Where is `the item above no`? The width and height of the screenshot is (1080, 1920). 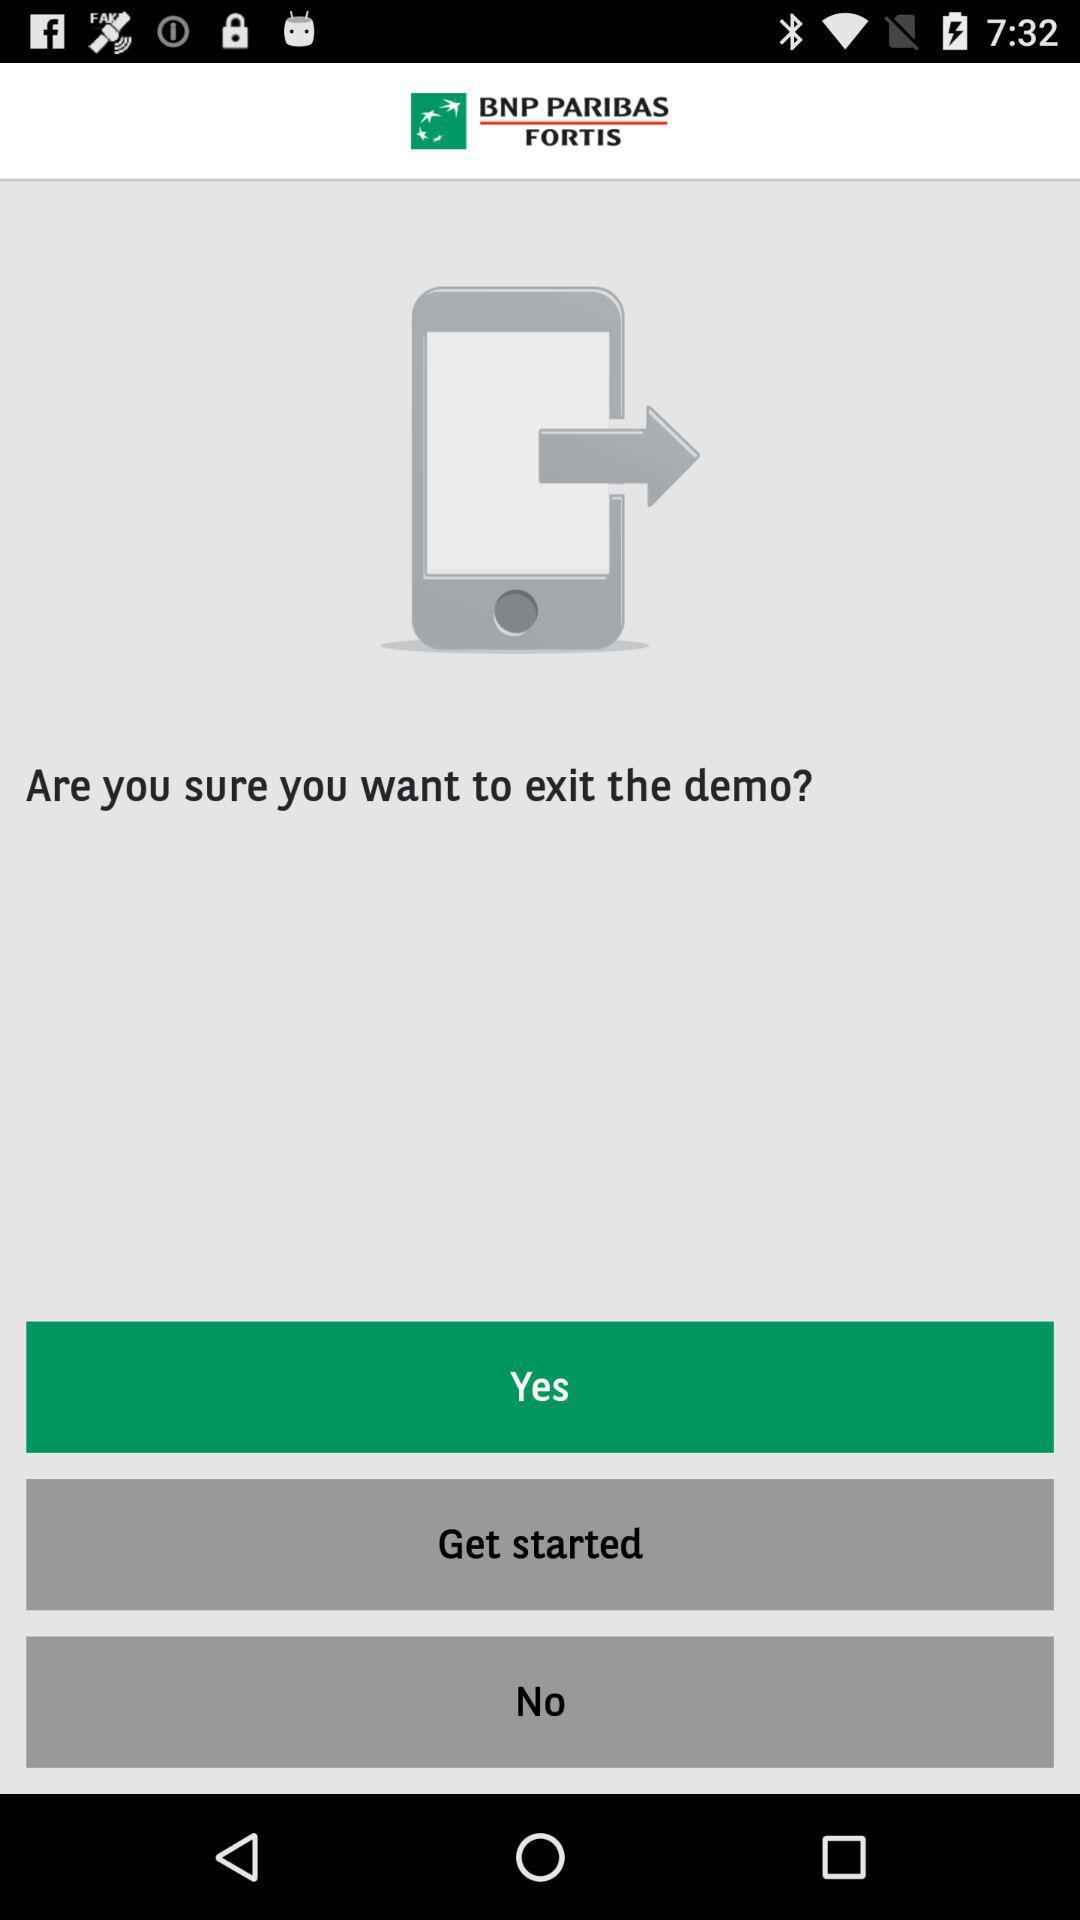 the item above no is located at coordinates (540, 1543).